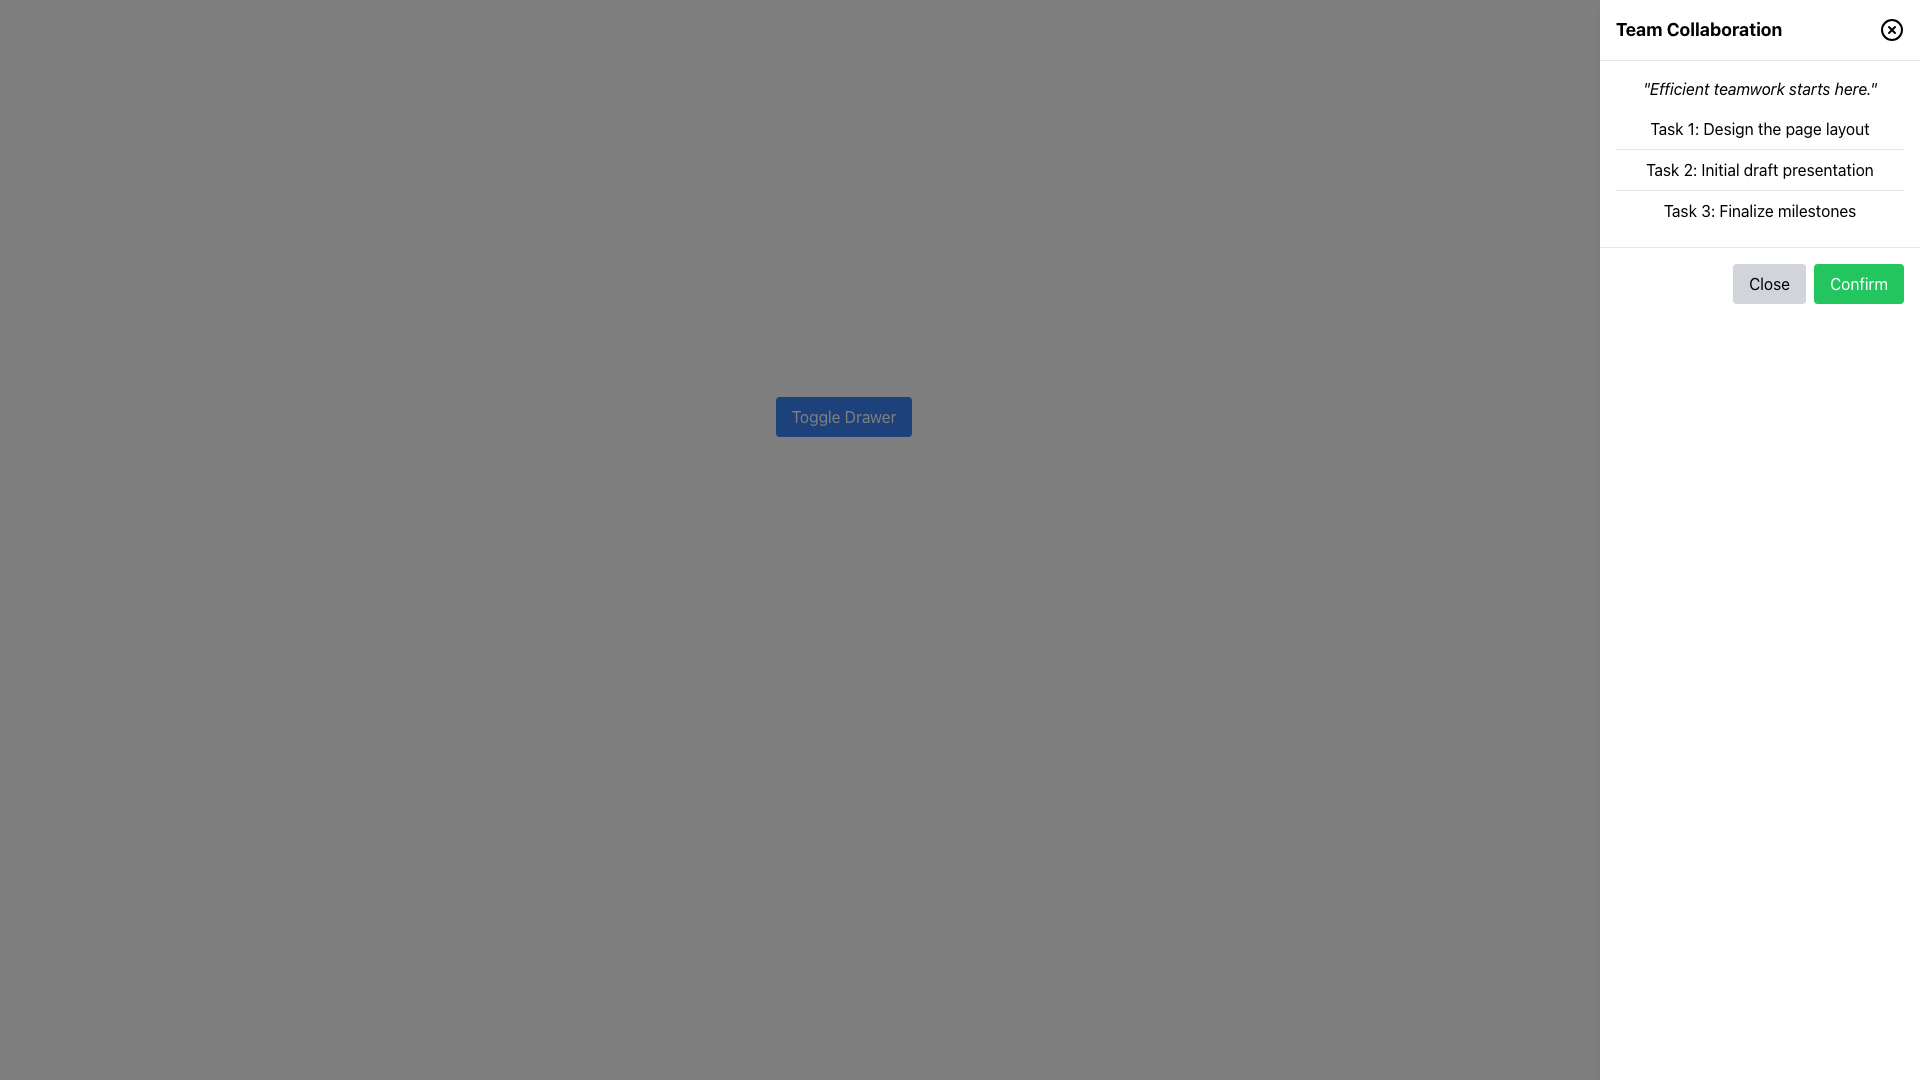 This screenshot has height=1080, width=1920. Describe the element at coordinates (1890, 30) in the screenshot. I see `the circular close button with a red 'X' in the upper-right corner of the 'Team Collaboration' header` at that location.